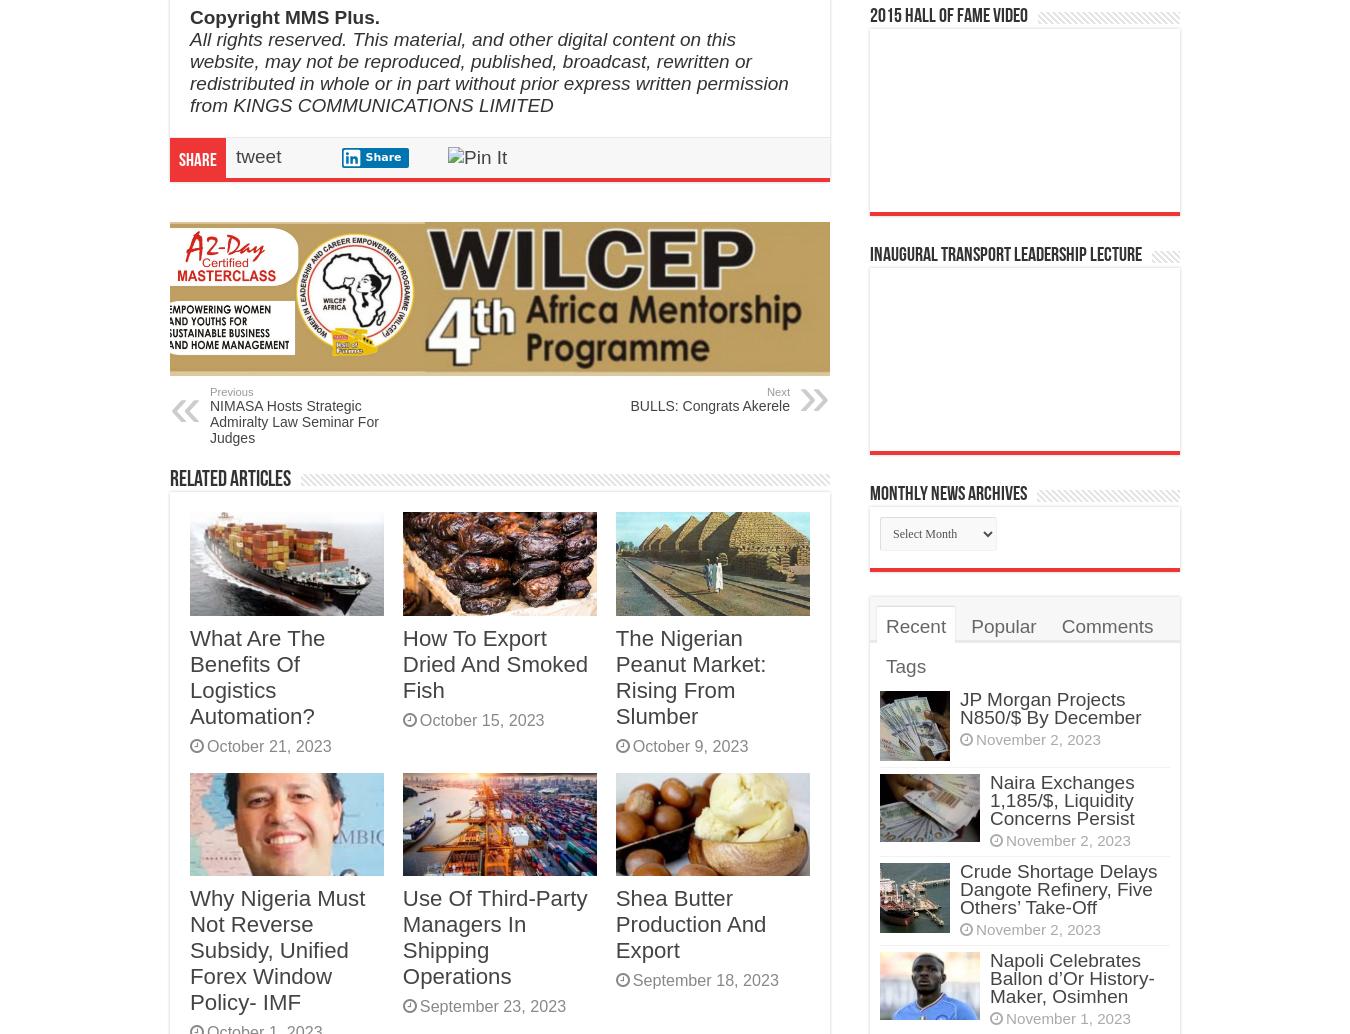 This screenshot has height=1034, width=1350. I want to click on 'Inaugural Transport Leadership Lecture', so click(1005, 254).